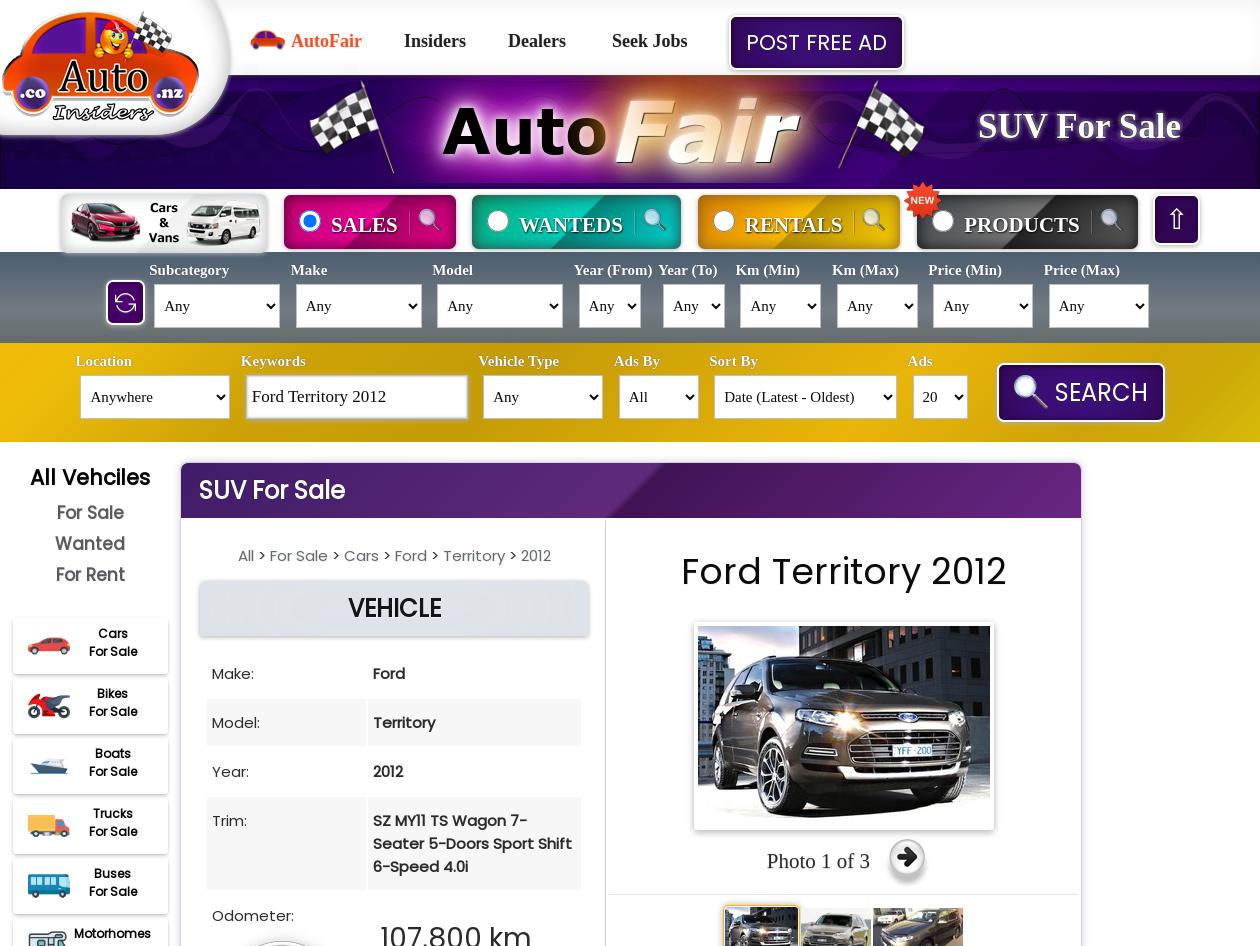 This screenshot has height=946, width=1260. I want to click on 'Ads By', so click(636, 360).